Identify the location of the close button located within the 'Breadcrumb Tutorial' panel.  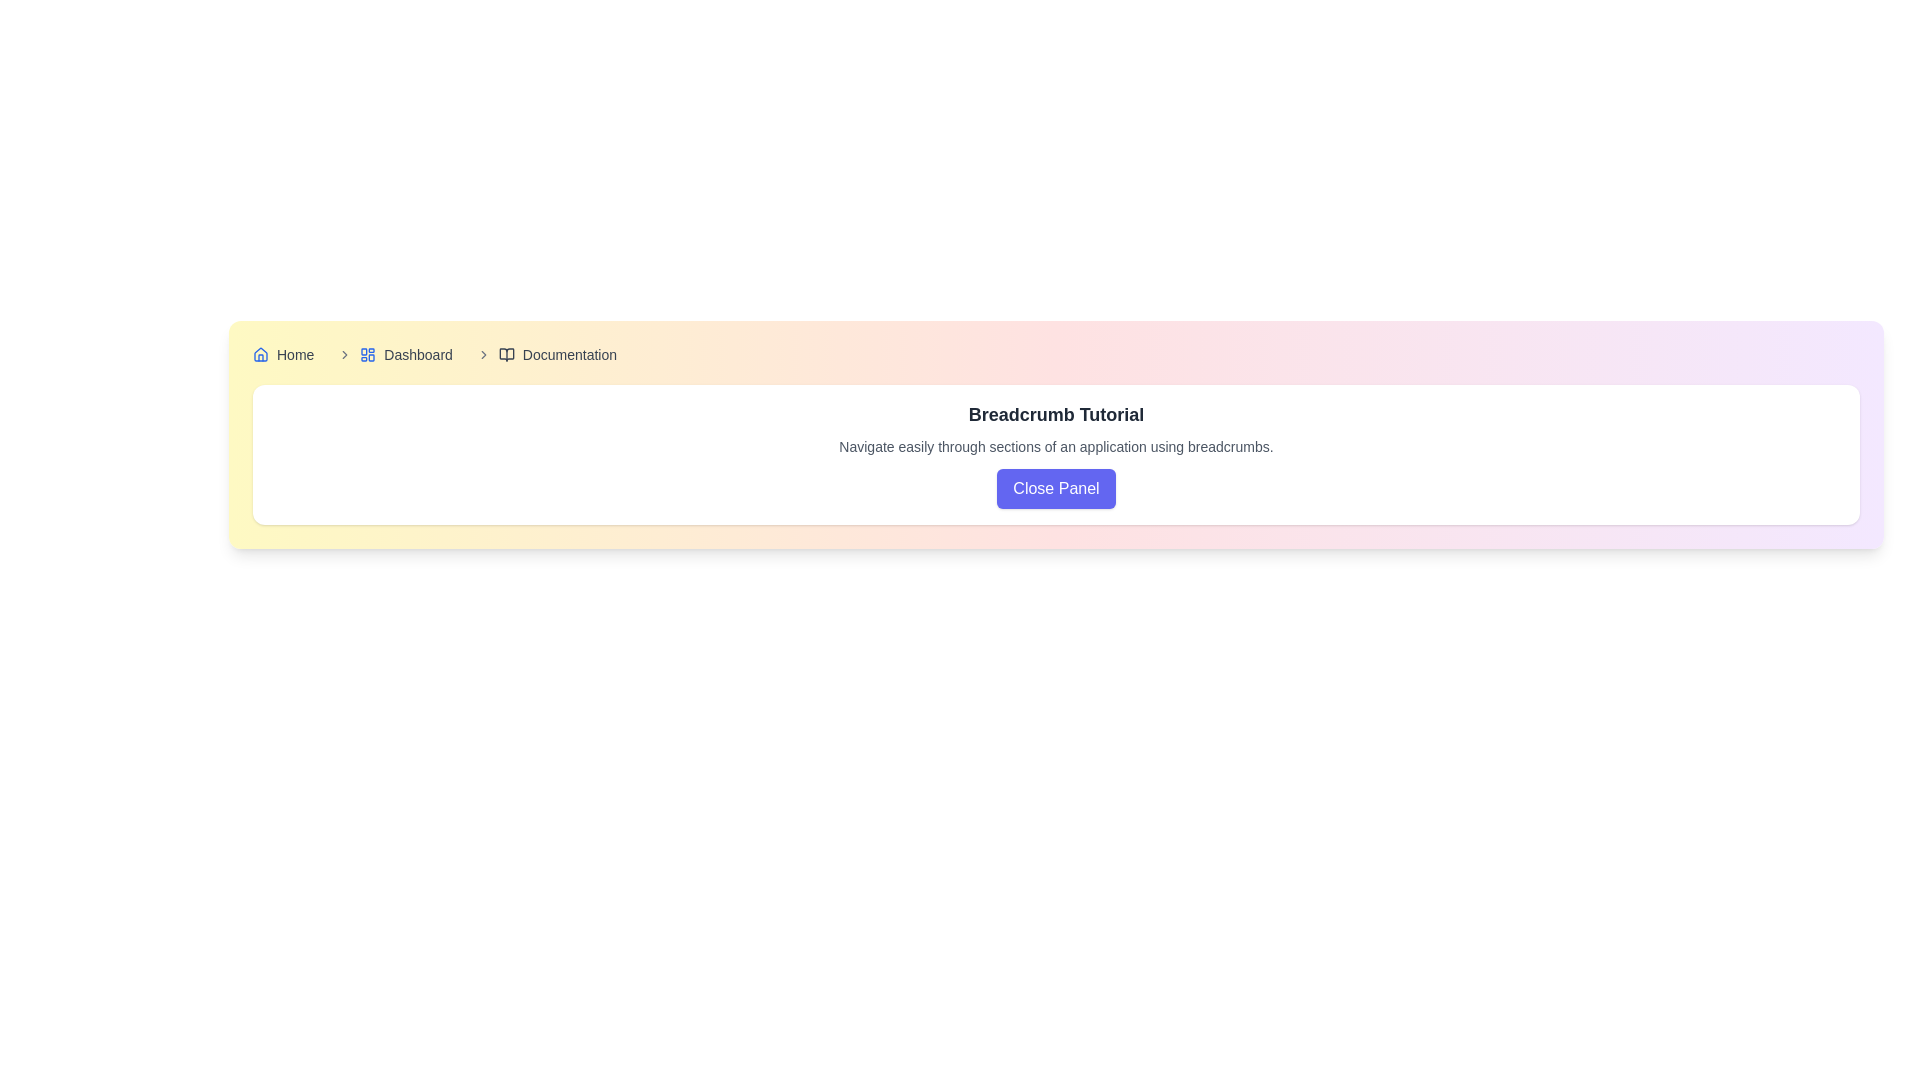
(1055, 489).